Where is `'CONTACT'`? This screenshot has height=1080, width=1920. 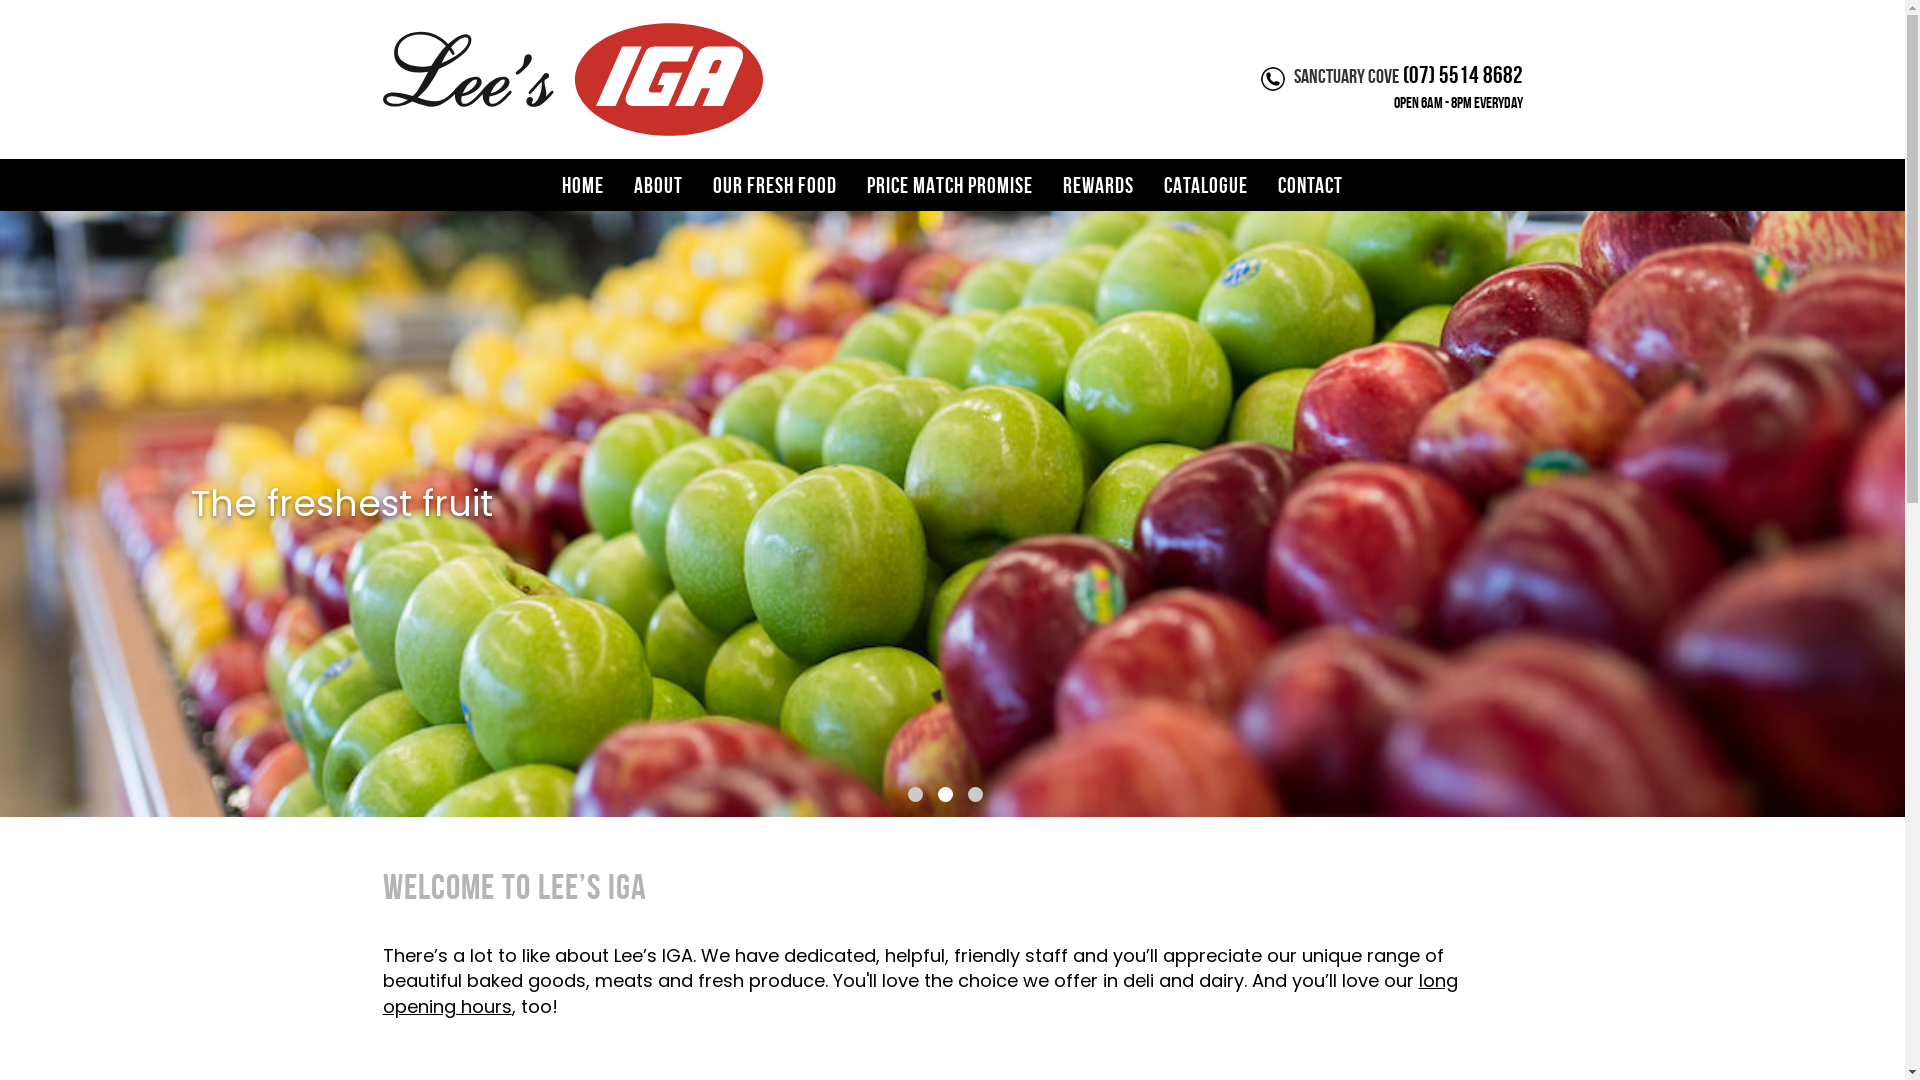 'CONTACT' is located at coordinates (1261, 185).